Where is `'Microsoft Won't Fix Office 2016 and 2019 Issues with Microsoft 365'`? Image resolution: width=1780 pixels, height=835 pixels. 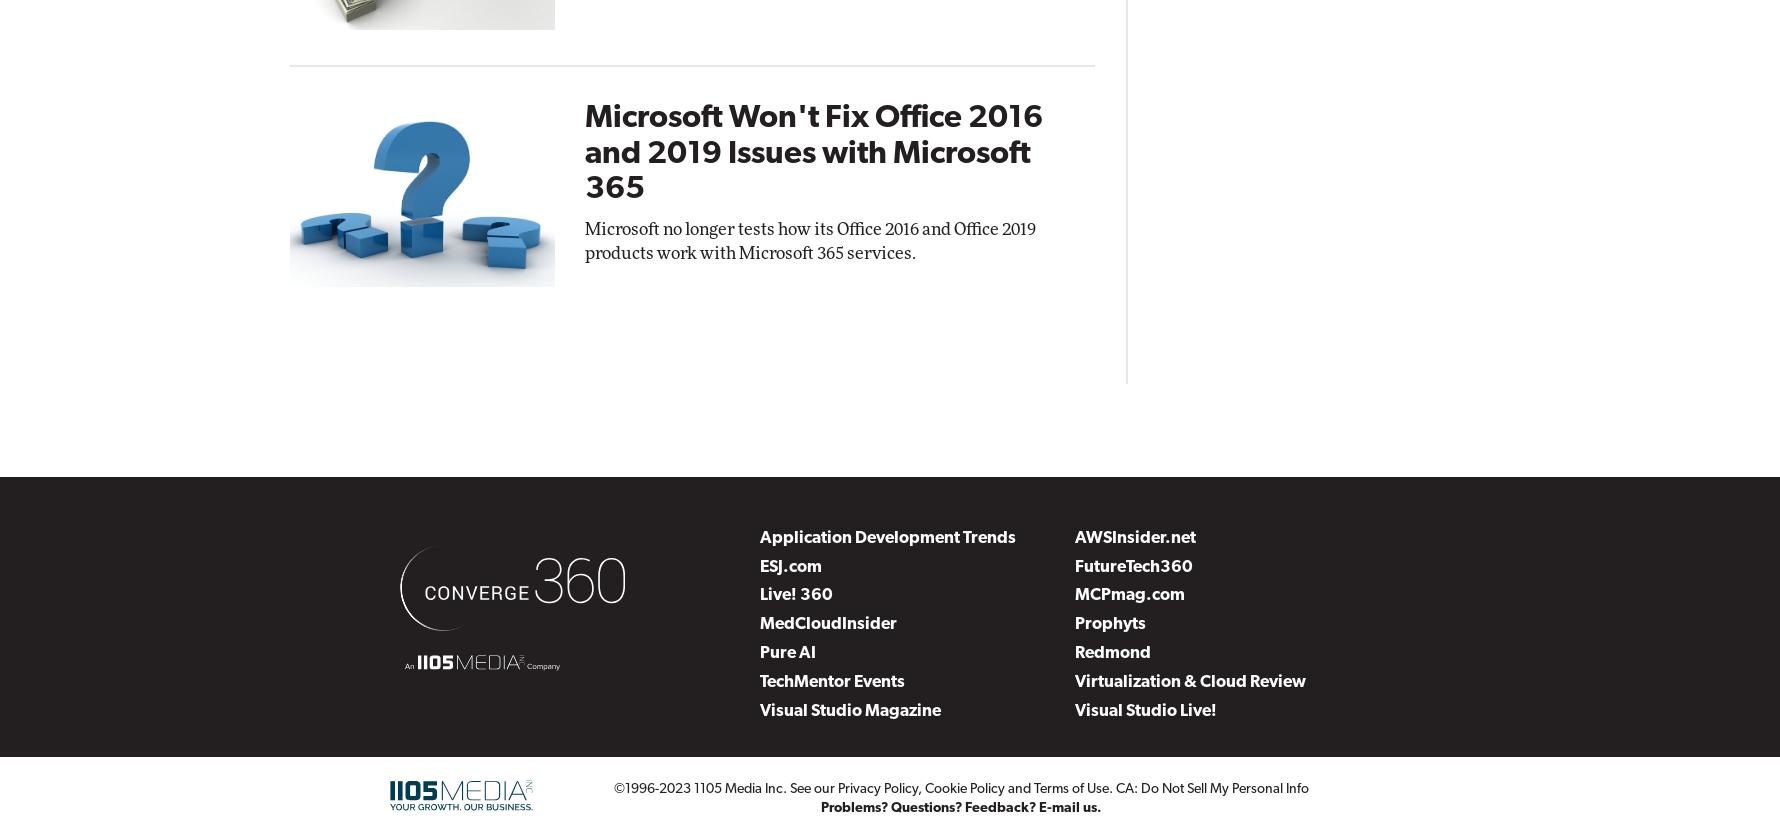 'Microsoft Won't Fix Office 2016 and 2019 Issues with Microsoft 365' is located at coordinates (813, 152).